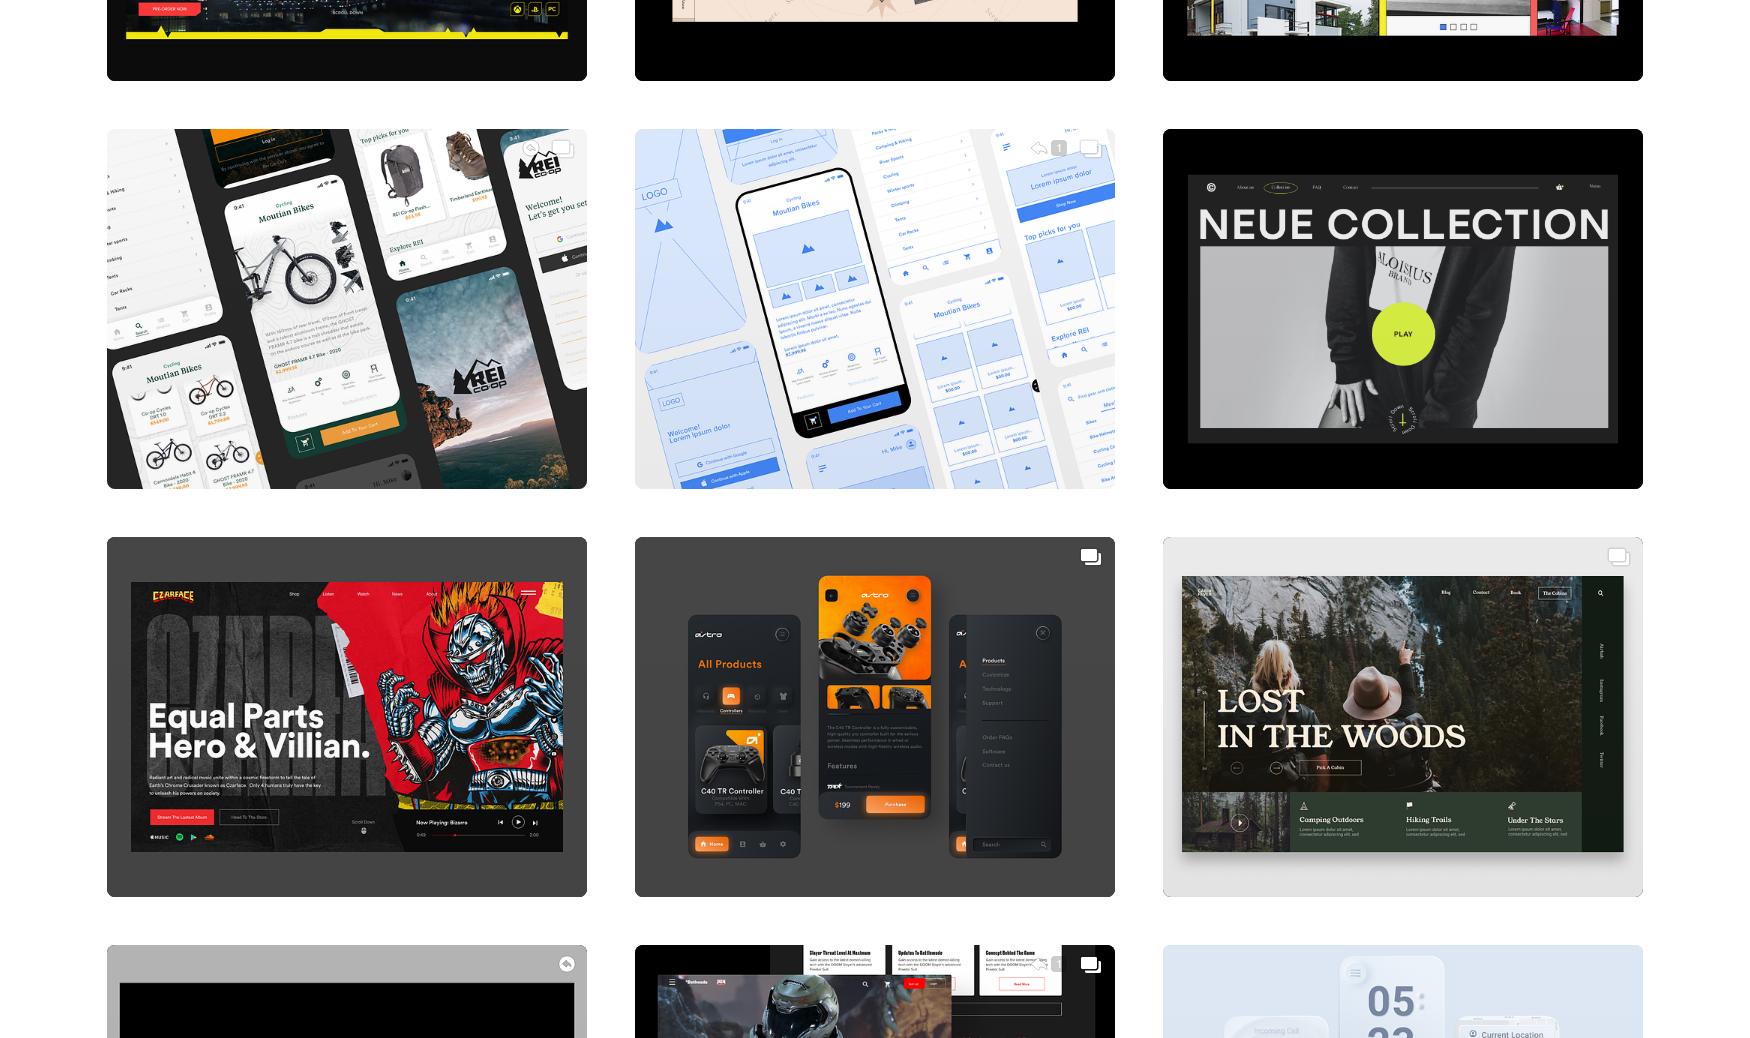 This screenshot has width=1750, height=1038. Describe the element at coordinates (237, 855) in the screenshot. I see `'CZARFACE Landpage Design'` at that location.